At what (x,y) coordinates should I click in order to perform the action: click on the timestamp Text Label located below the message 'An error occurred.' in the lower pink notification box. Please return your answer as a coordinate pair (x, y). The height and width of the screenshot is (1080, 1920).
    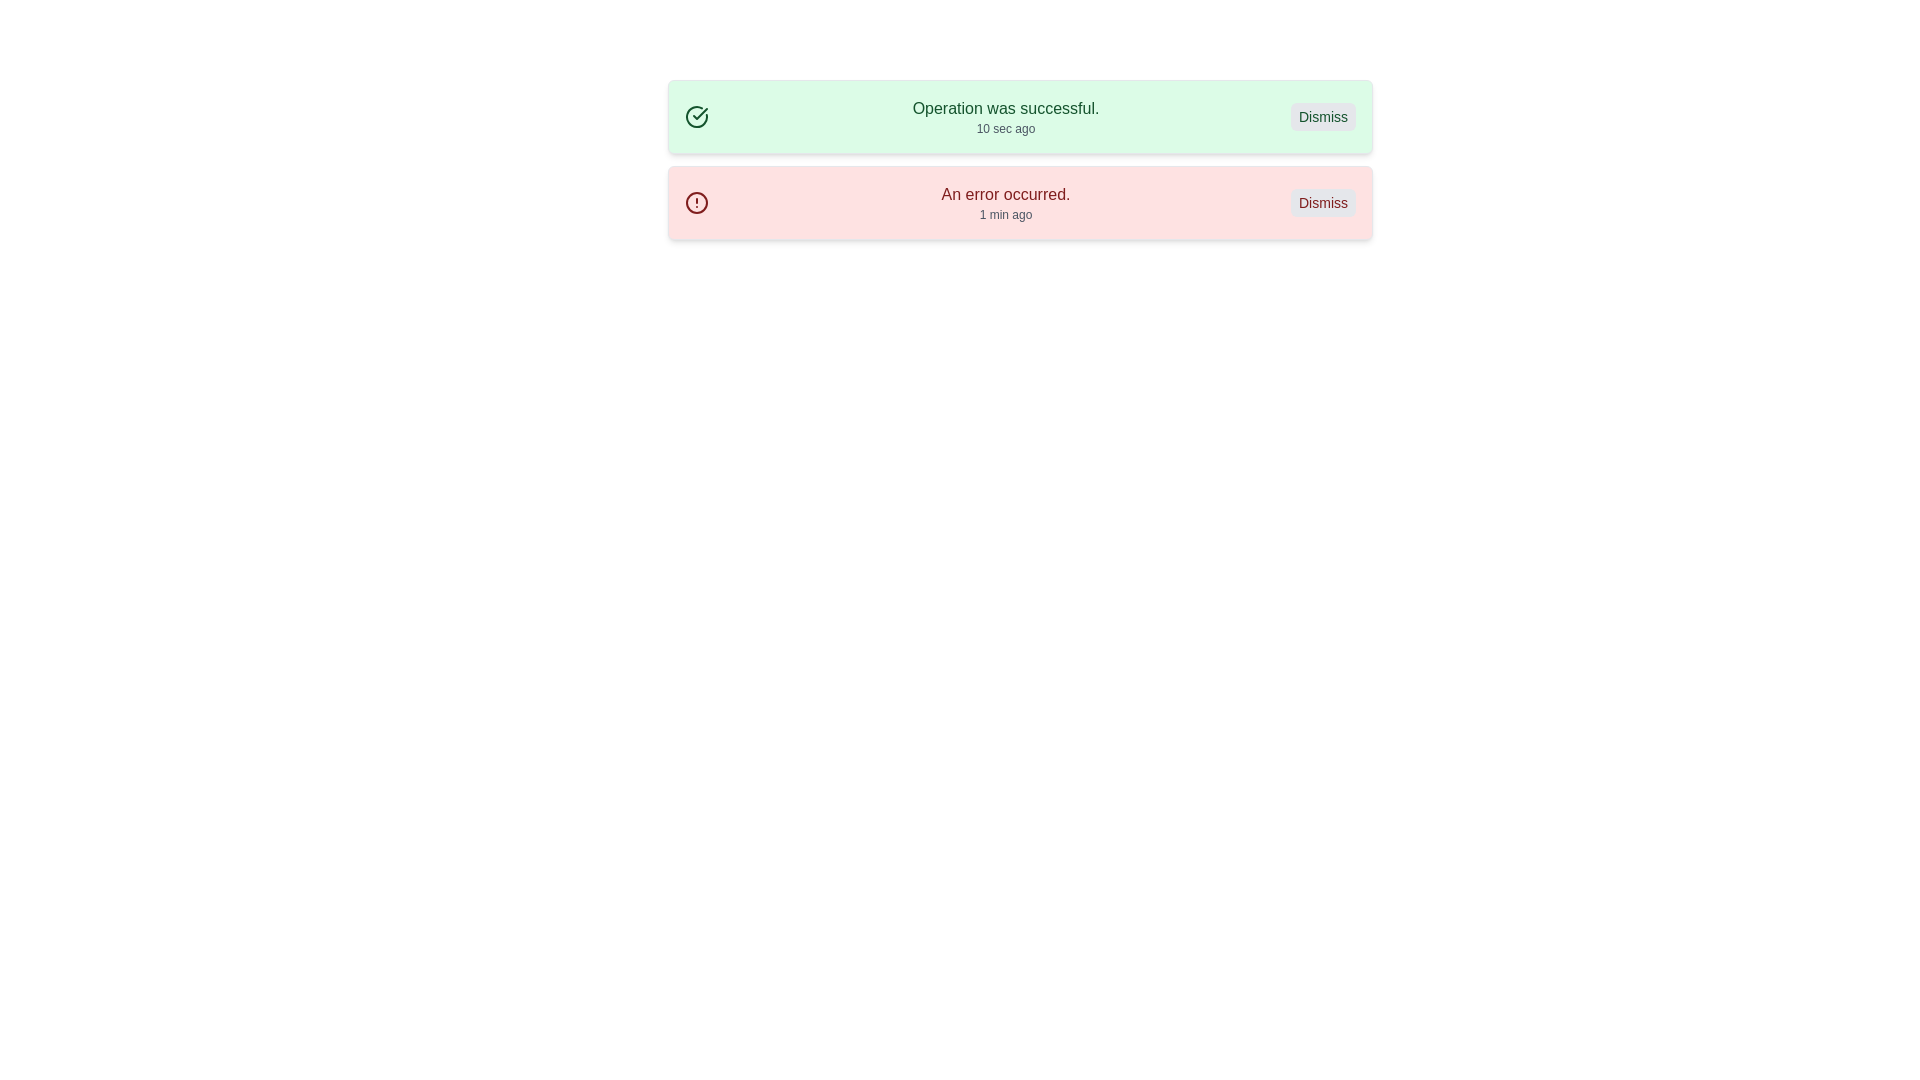
    Looking at the image, I should click on (1006, 215).